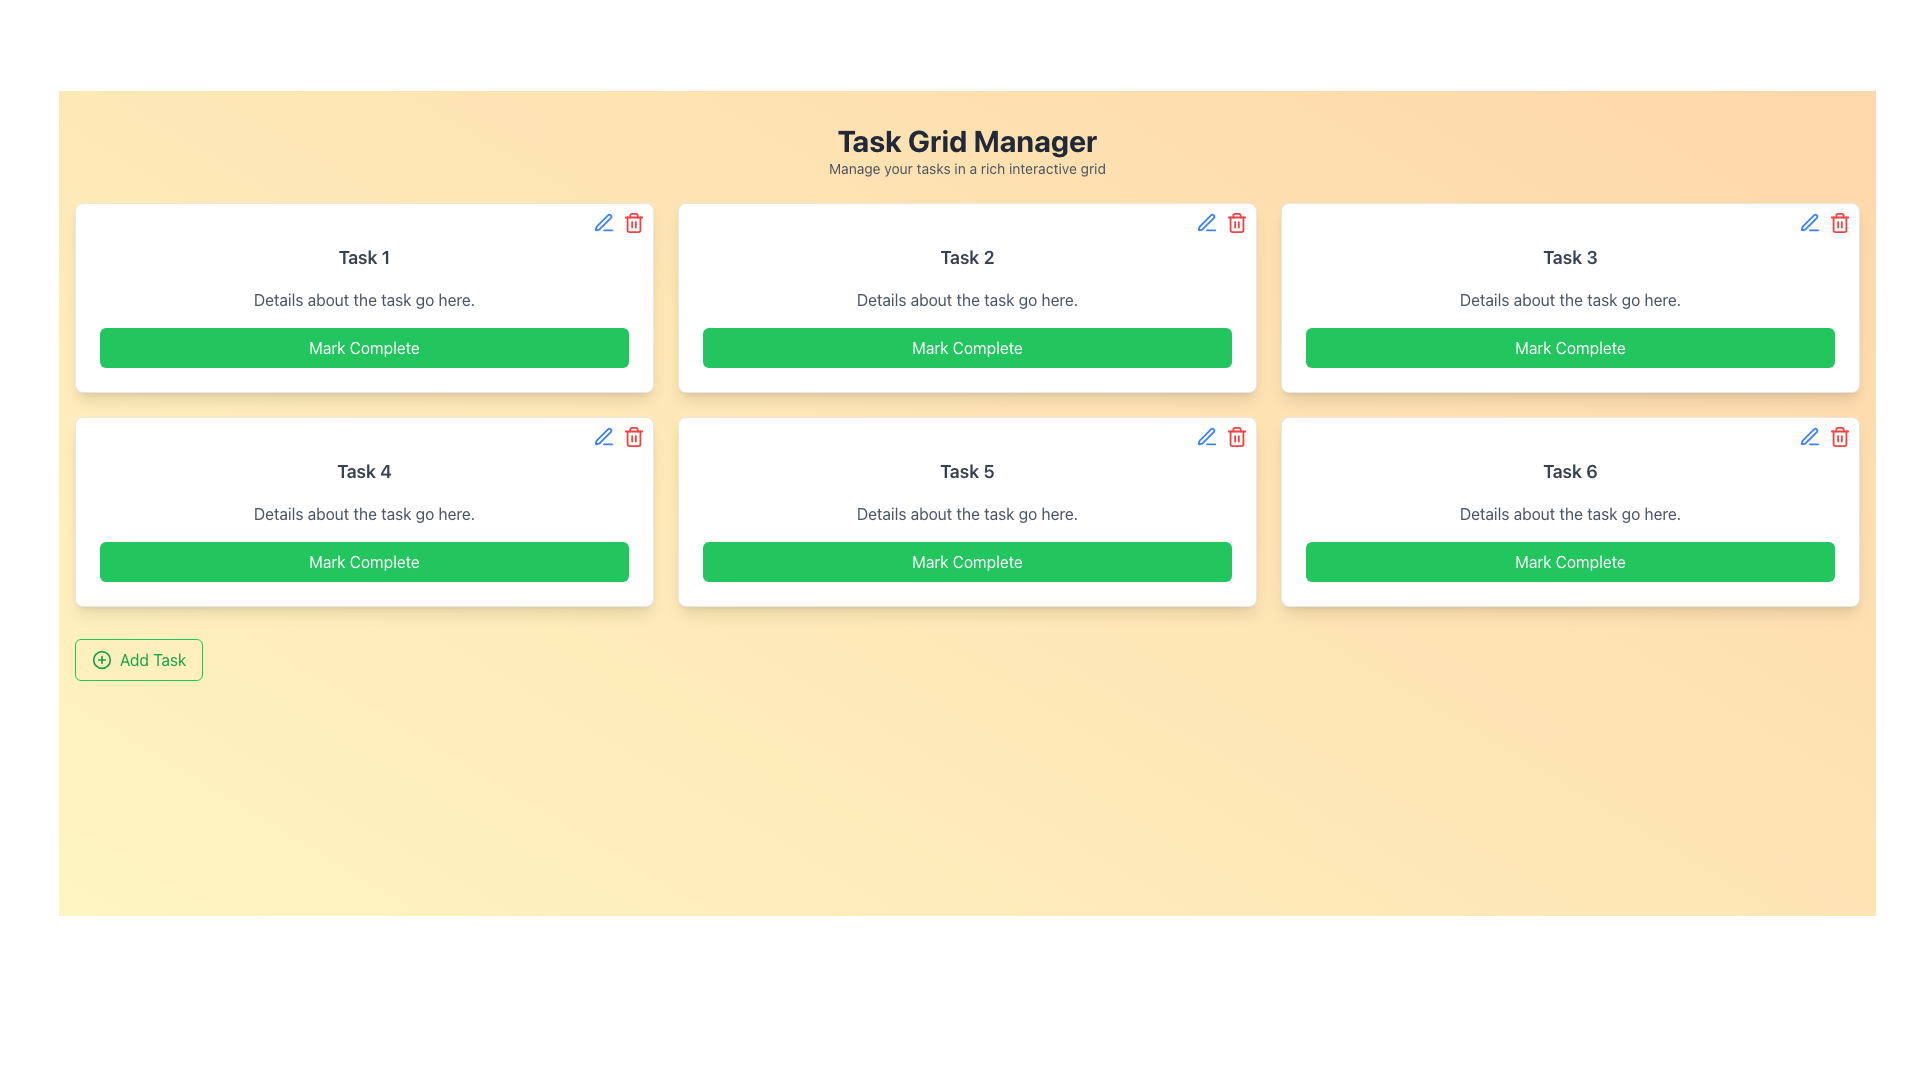  What do you see at coordinates (967, 300) in the screenshot?
I see `the gray text snippet that reads 'Details about the task go here.' located in the middle section of the card labeled 'Task 2'` at bounding box center [967, 300].